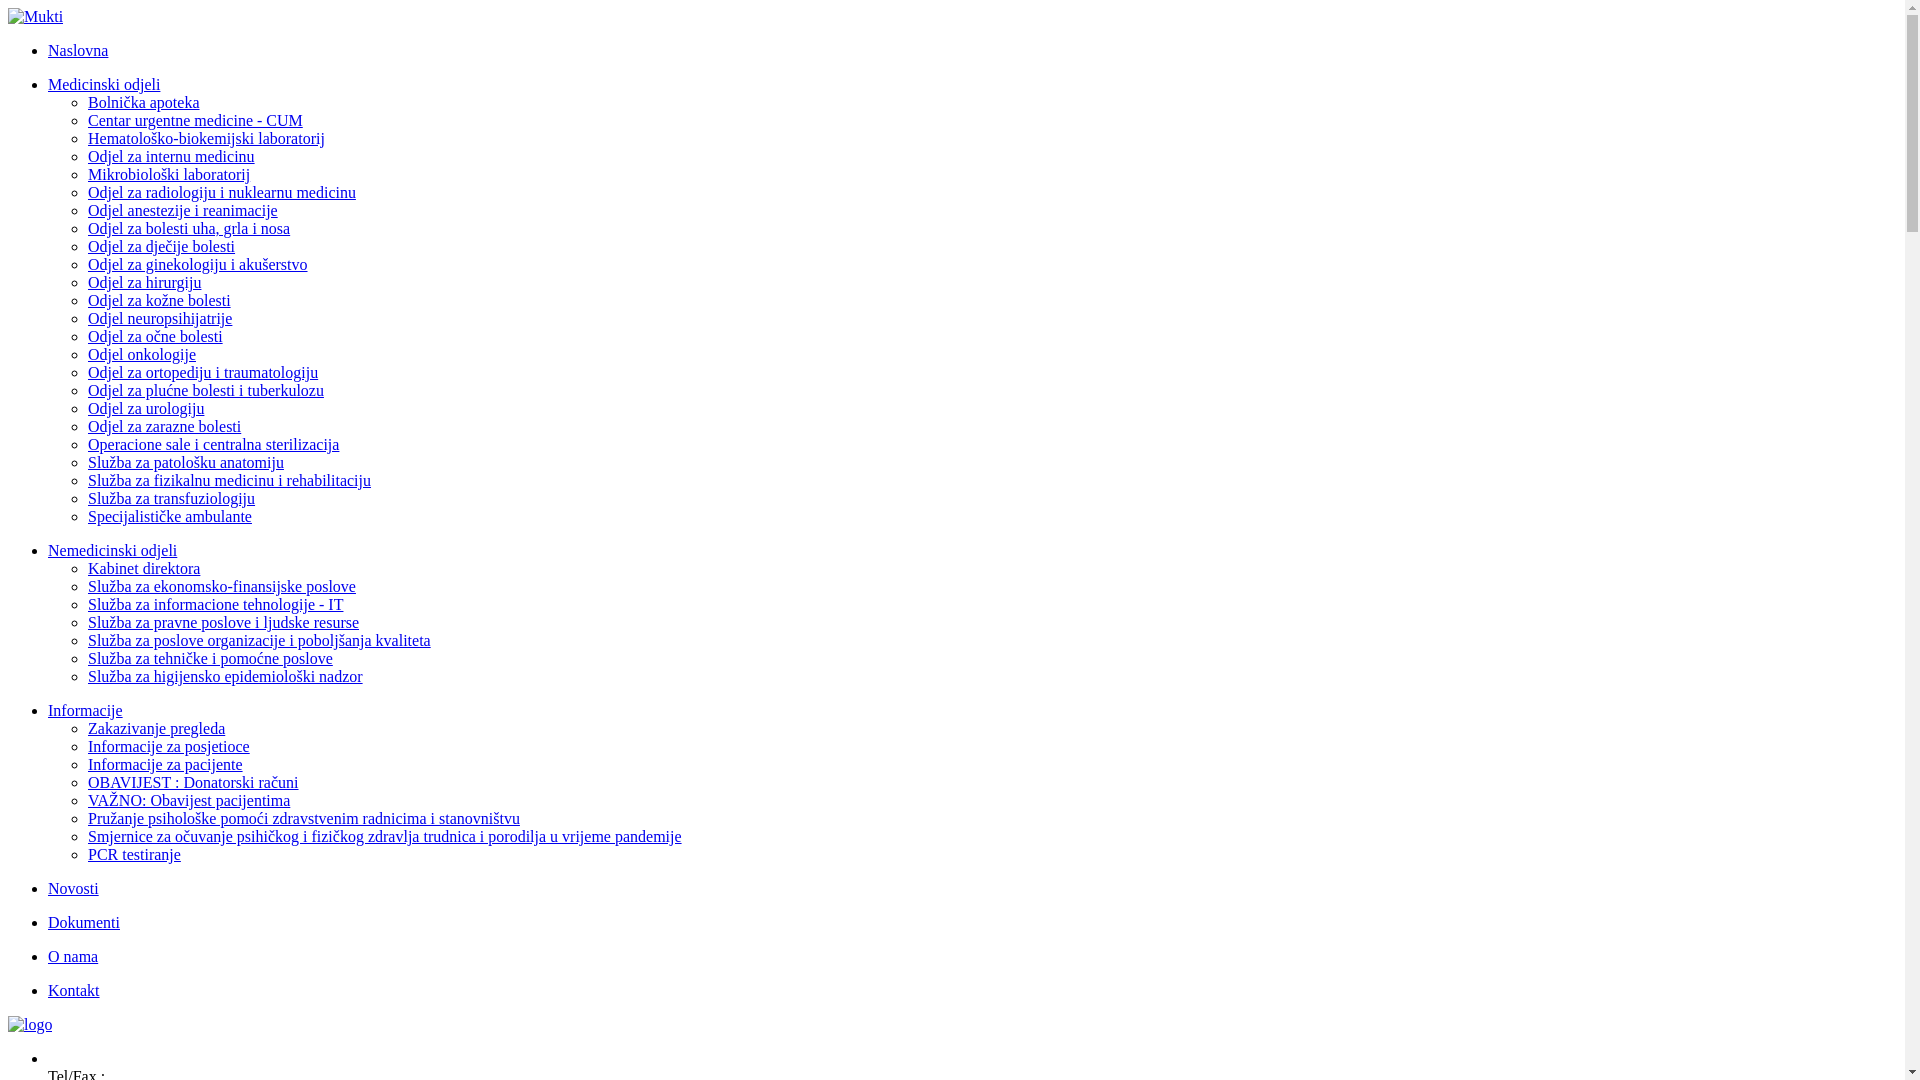 The height and width of the screenshot is (1080, 1920). What do you see at coordinates (221, 192) in the screenshot?
I see `'Odjel za radiologiju i nuklearnu medicinu'` at bounding box center [221, 192].